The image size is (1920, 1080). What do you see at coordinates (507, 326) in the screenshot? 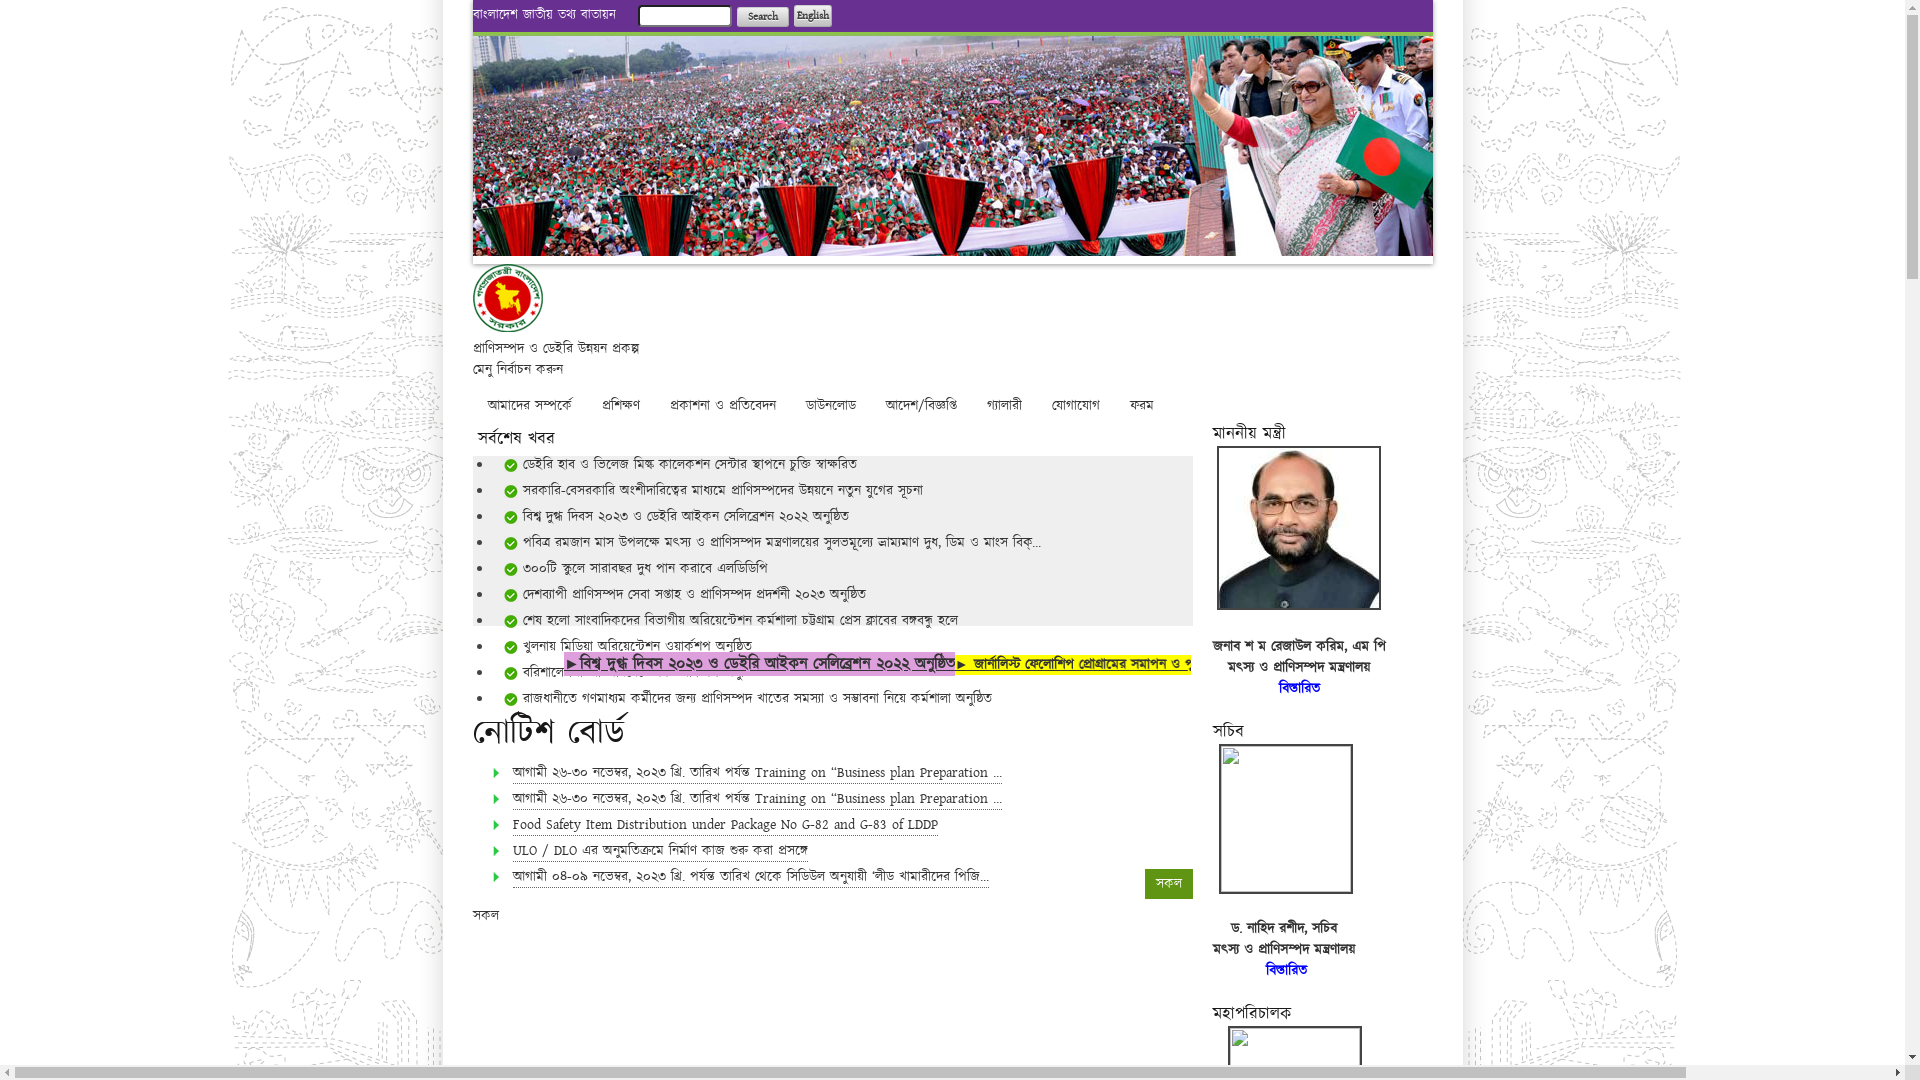
I see `'Home'` at bounding box center [507, 326].